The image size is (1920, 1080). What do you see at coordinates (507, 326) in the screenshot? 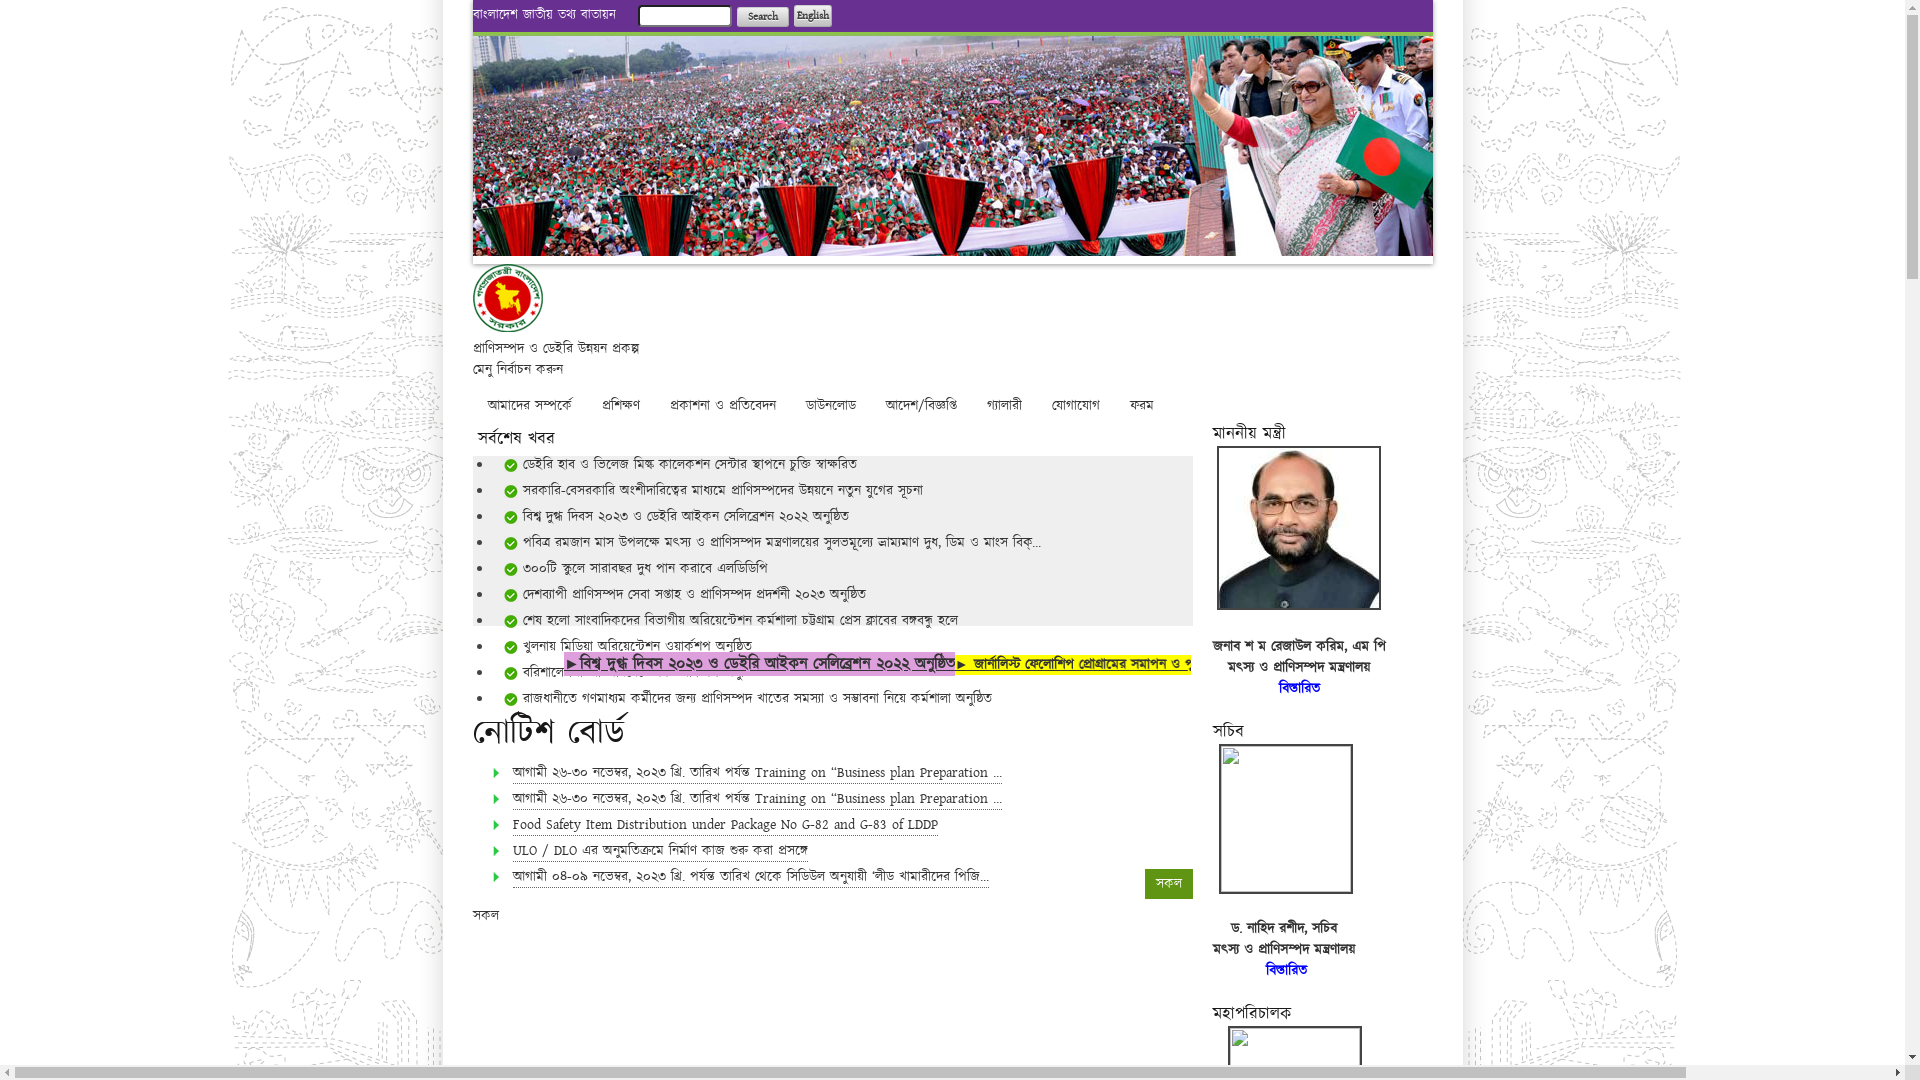
I see `'Home'` at bounding box center [507, 326].